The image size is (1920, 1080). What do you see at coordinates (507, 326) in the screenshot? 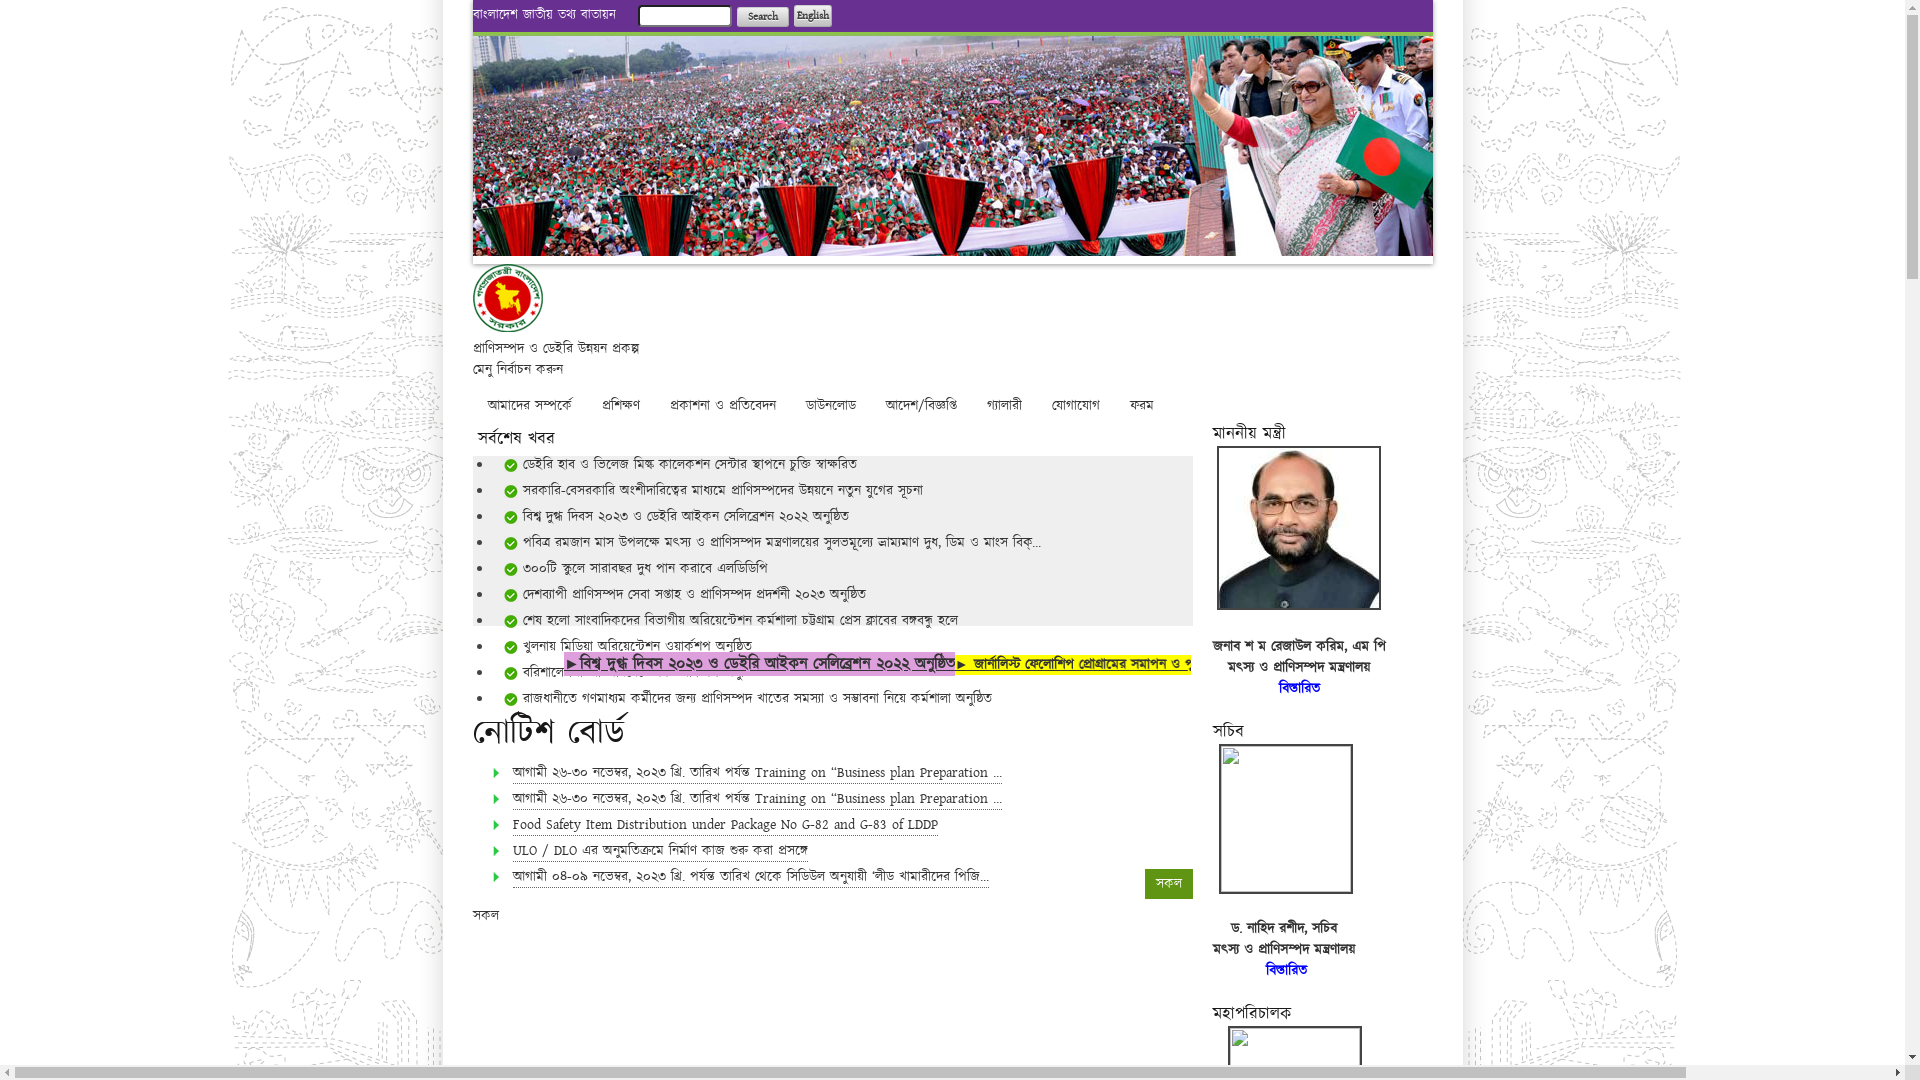
I see `'Home'` at bounding box center [507, 326].